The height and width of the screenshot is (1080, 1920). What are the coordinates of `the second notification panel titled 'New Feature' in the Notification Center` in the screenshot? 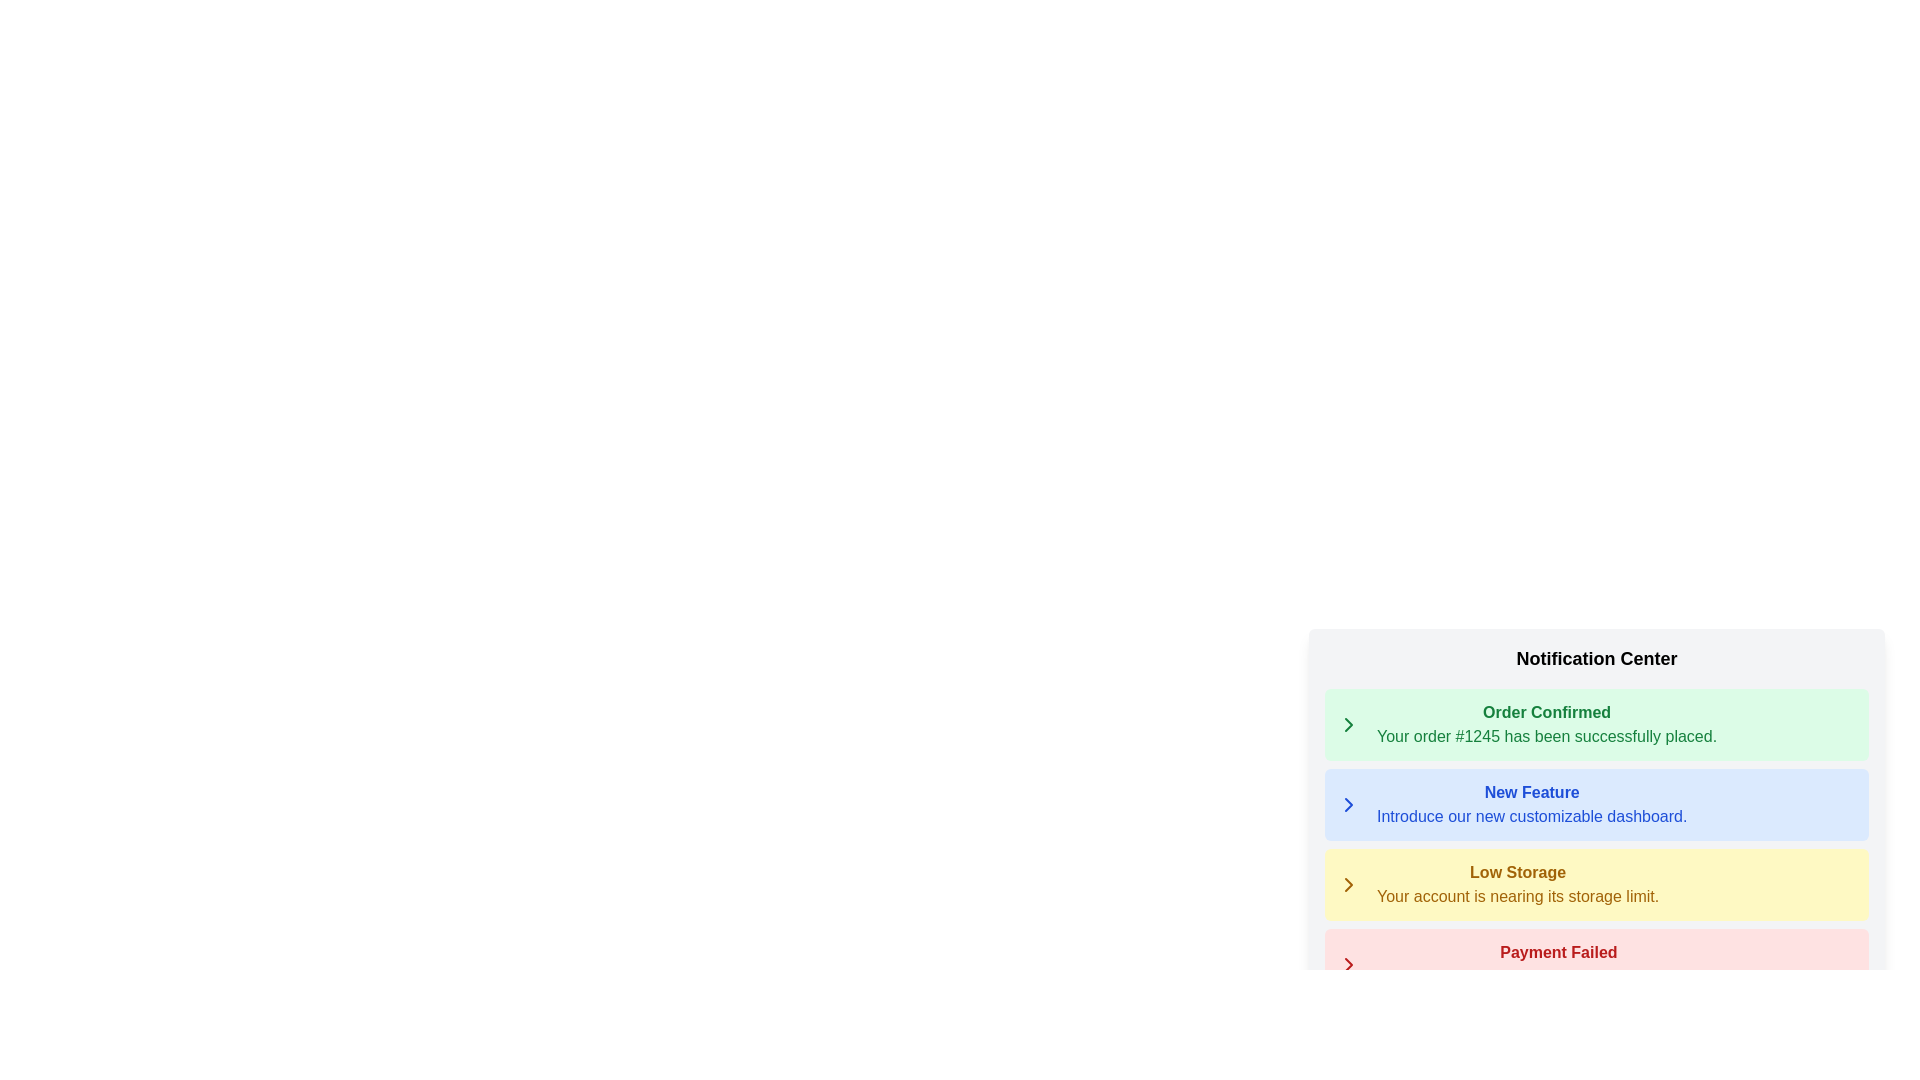 It's located at (1596, 766).